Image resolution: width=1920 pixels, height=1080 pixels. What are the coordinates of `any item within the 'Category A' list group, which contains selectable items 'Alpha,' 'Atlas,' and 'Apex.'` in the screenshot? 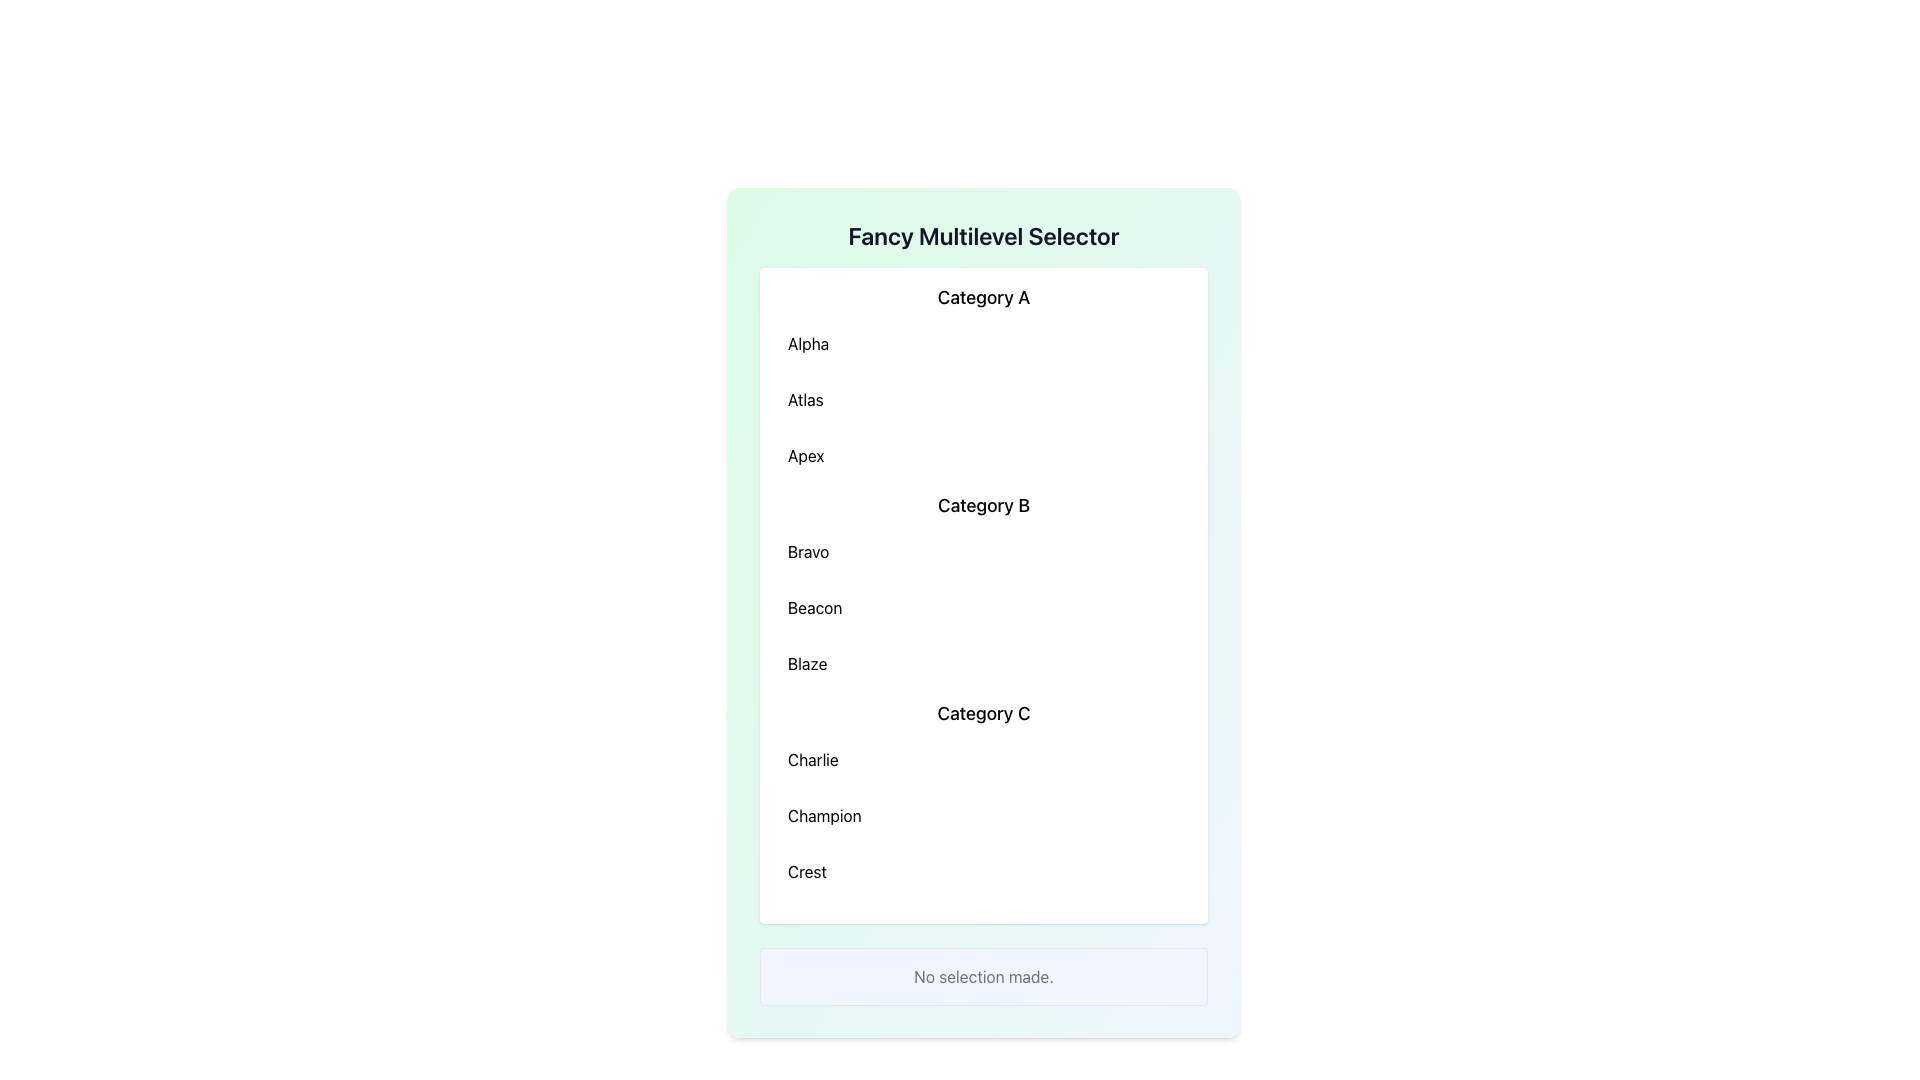 It's located at (983, 381).